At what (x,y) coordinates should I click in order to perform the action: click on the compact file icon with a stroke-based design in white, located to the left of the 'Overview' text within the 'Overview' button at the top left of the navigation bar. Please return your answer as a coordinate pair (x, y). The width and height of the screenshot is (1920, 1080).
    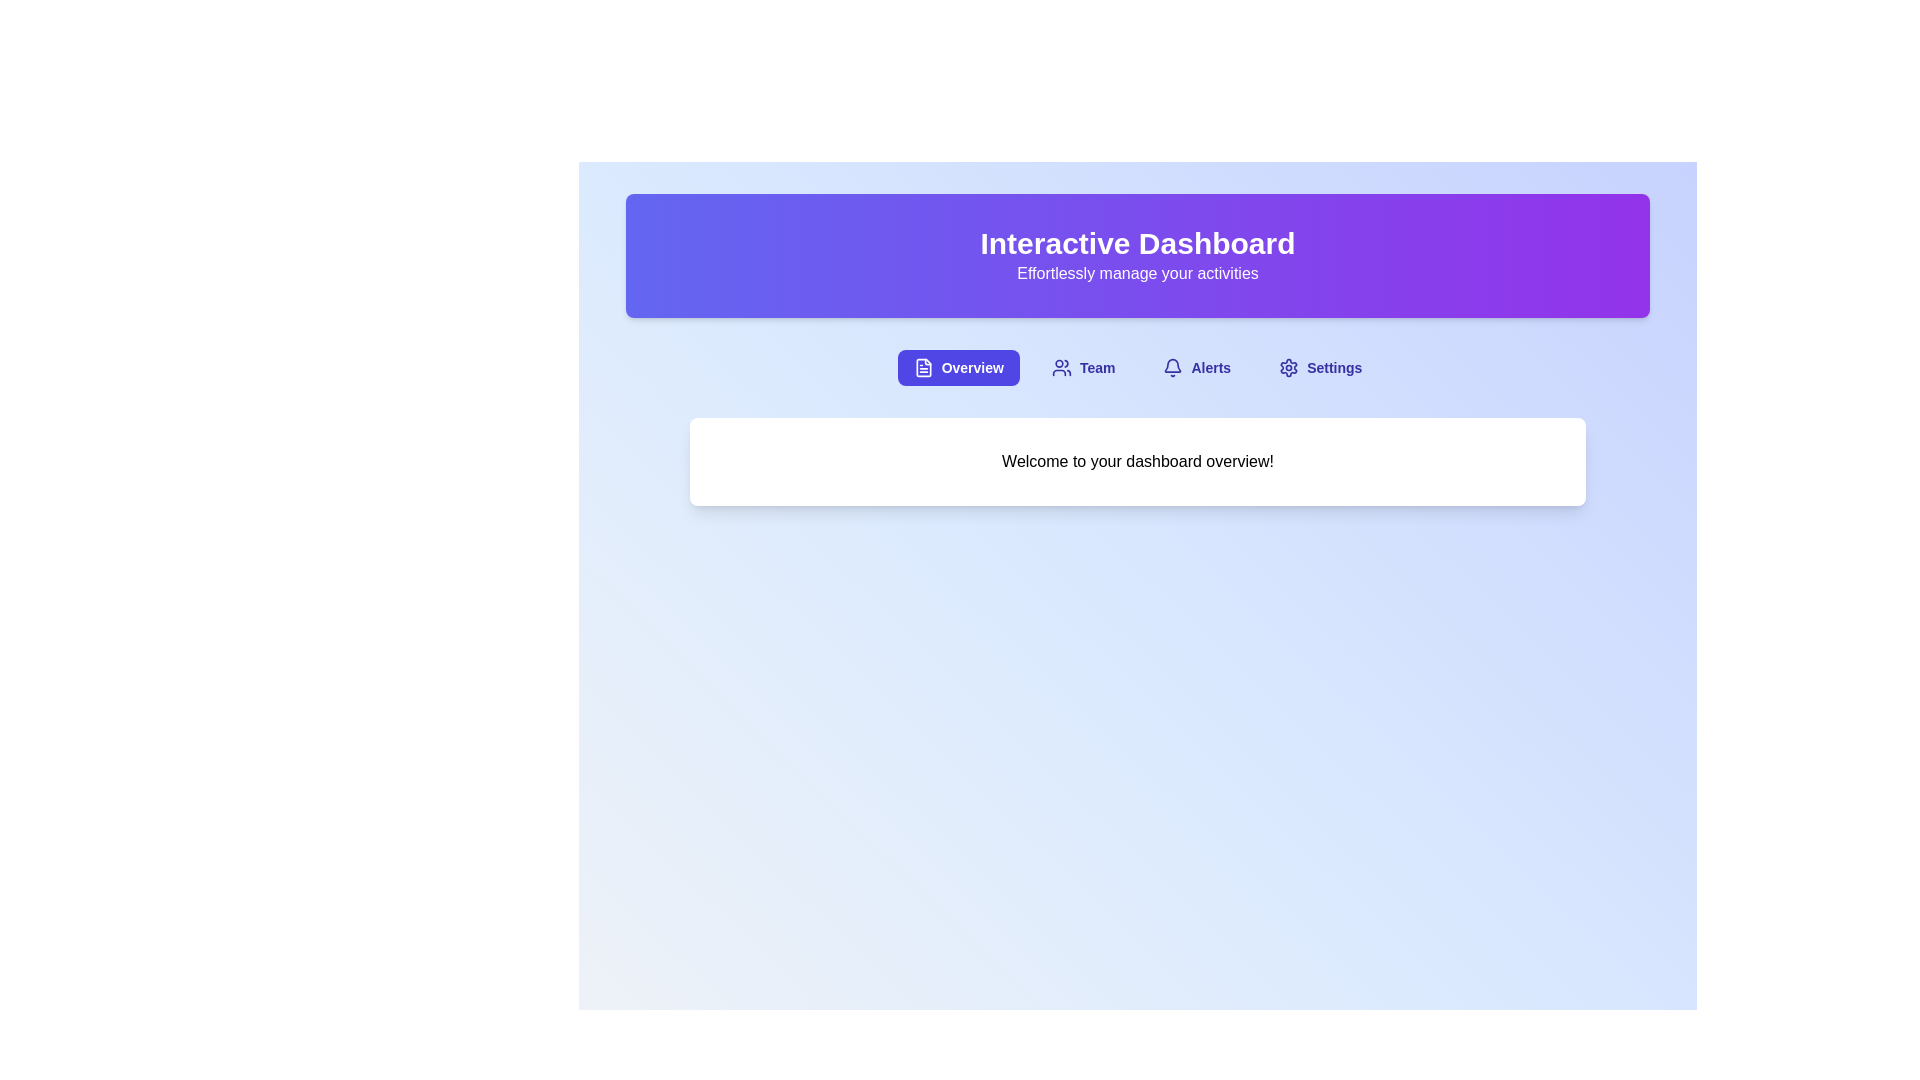
    Looking at the image, I should click on (922, 367).